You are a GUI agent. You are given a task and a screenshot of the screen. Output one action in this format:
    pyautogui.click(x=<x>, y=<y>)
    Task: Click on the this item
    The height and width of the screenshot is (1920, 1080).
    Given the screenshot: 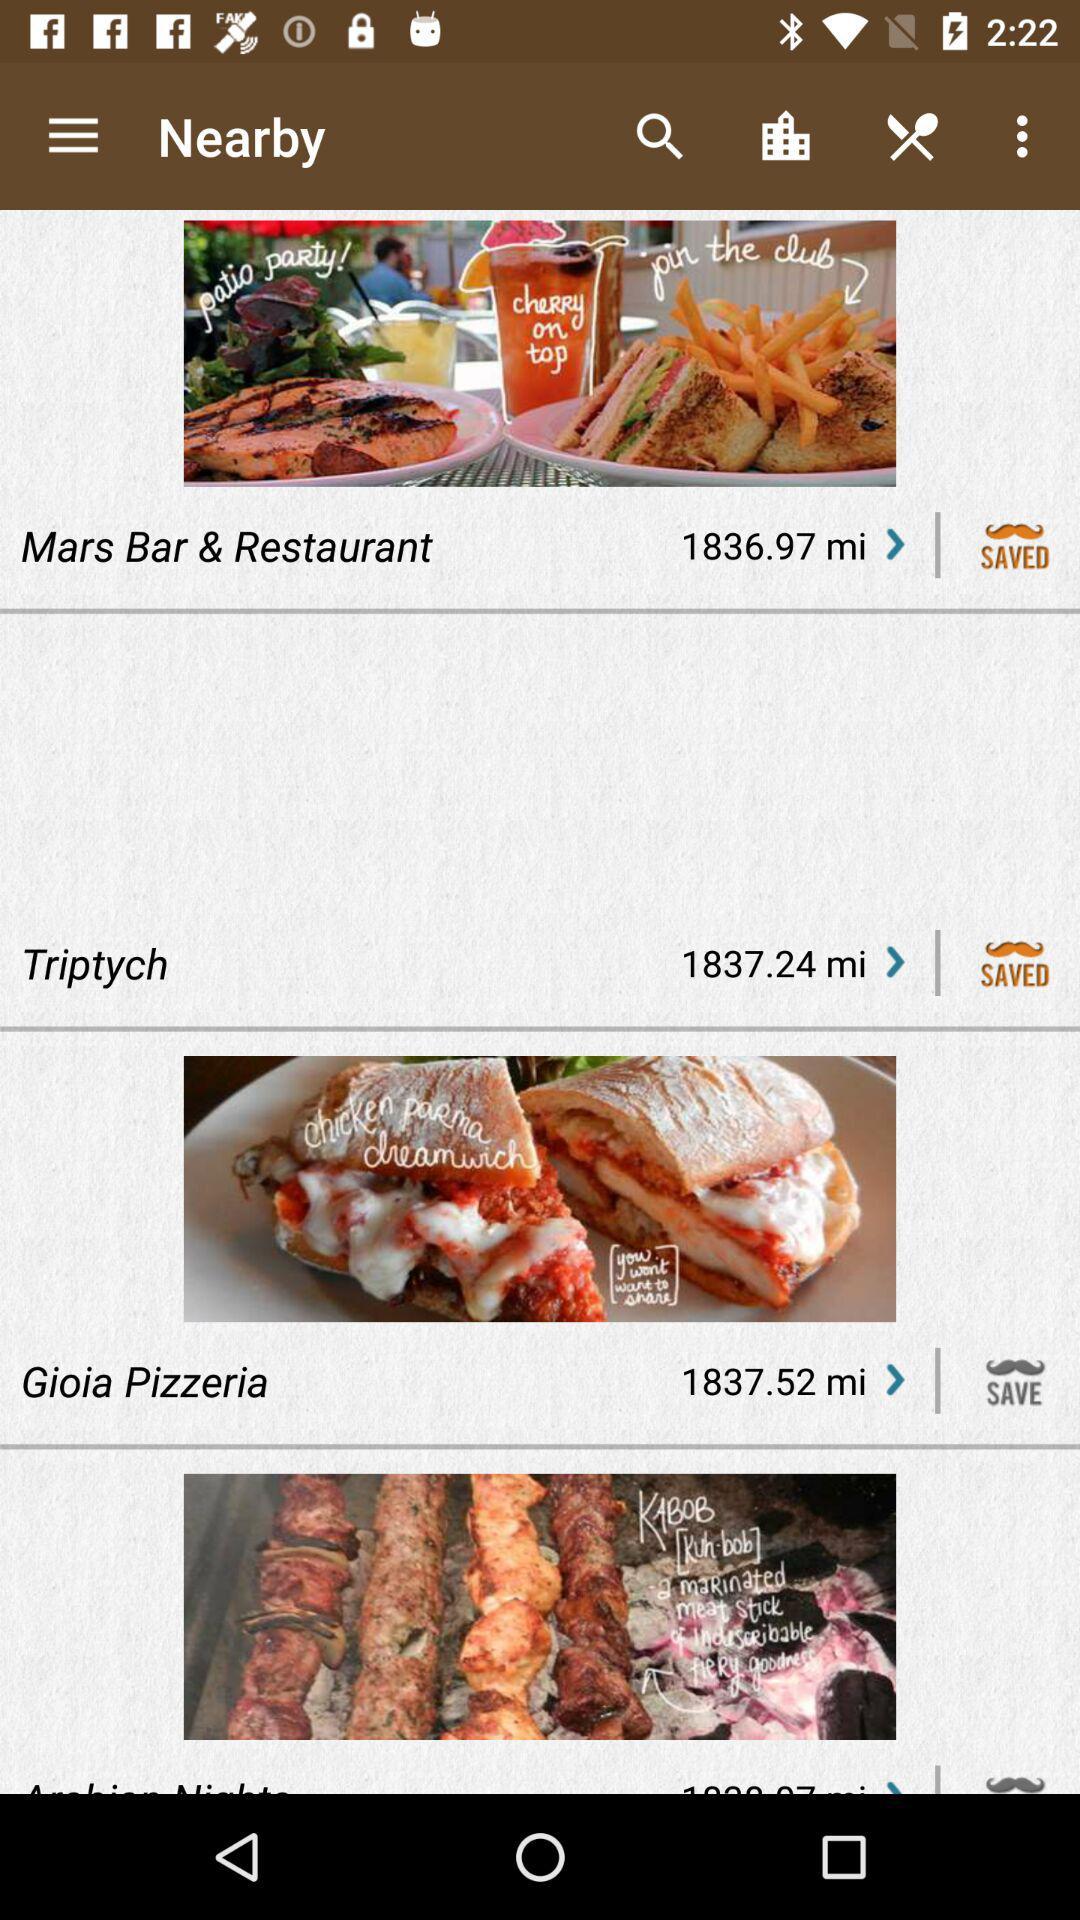 What is the action you would take?
    pyautogui.click(x=1015, y=1379)
    